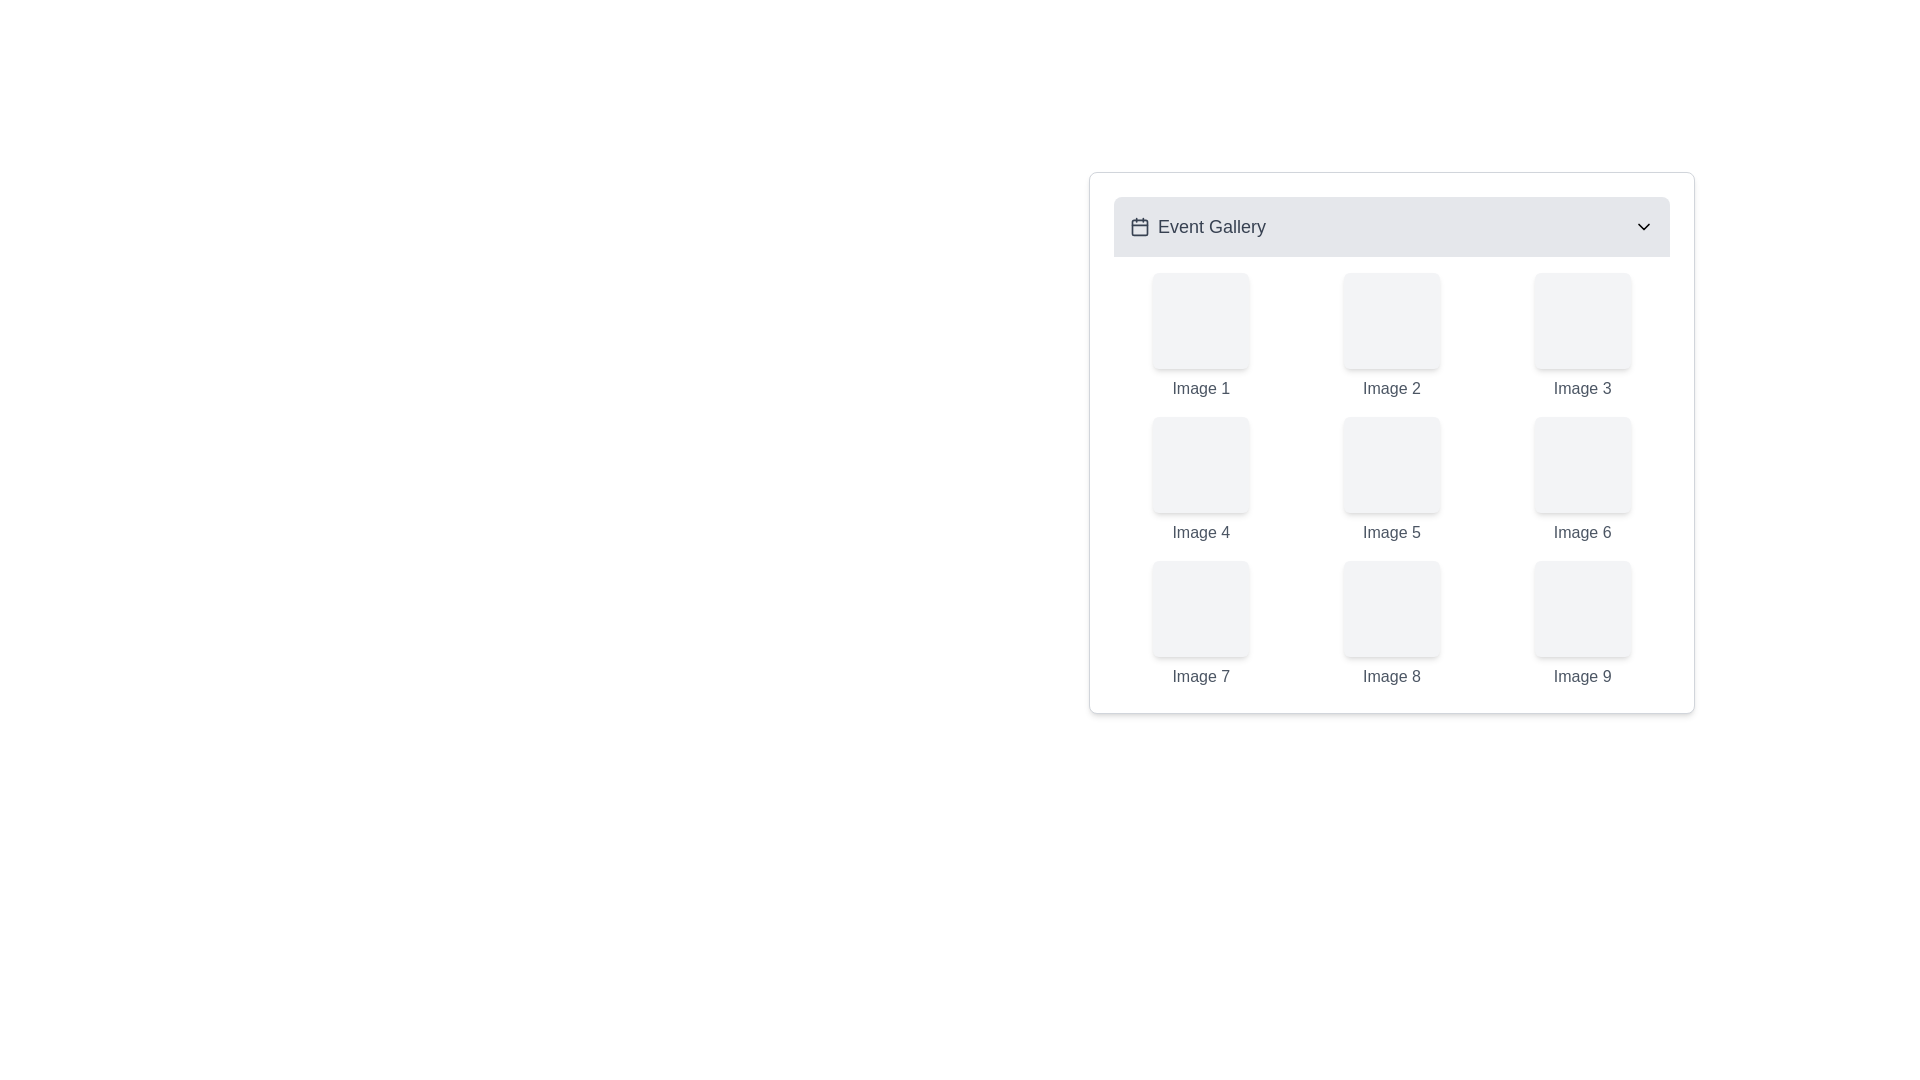 This screenshot has height=1080, width=1920. Describe the element at coordinates (1200, 319) in the screenshot. I see `the static image placeholder with rounded corners and light gray background labeled 'Image 1' in the 'Event Gallery' section` at that location.